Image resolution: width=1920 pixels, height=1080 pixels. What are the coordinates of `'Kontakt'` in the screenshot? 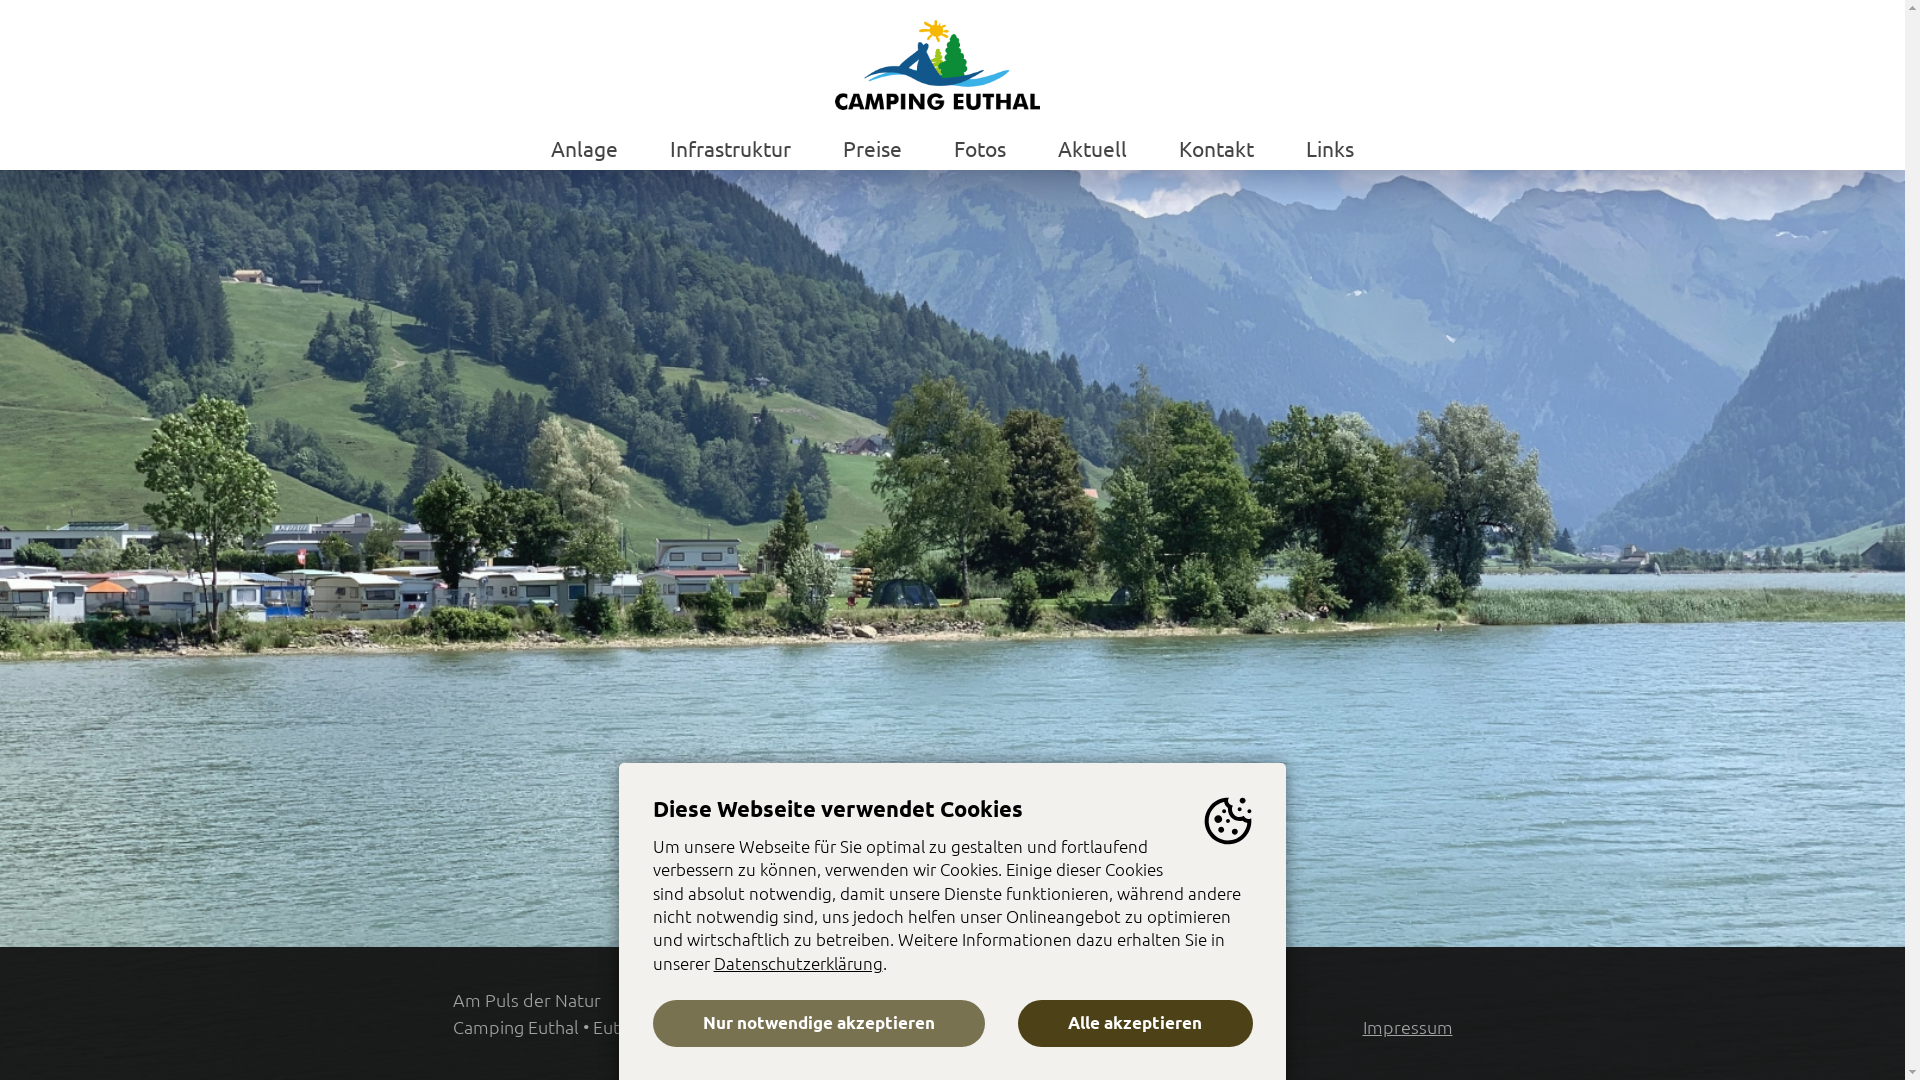 It's located at (1215, 146).